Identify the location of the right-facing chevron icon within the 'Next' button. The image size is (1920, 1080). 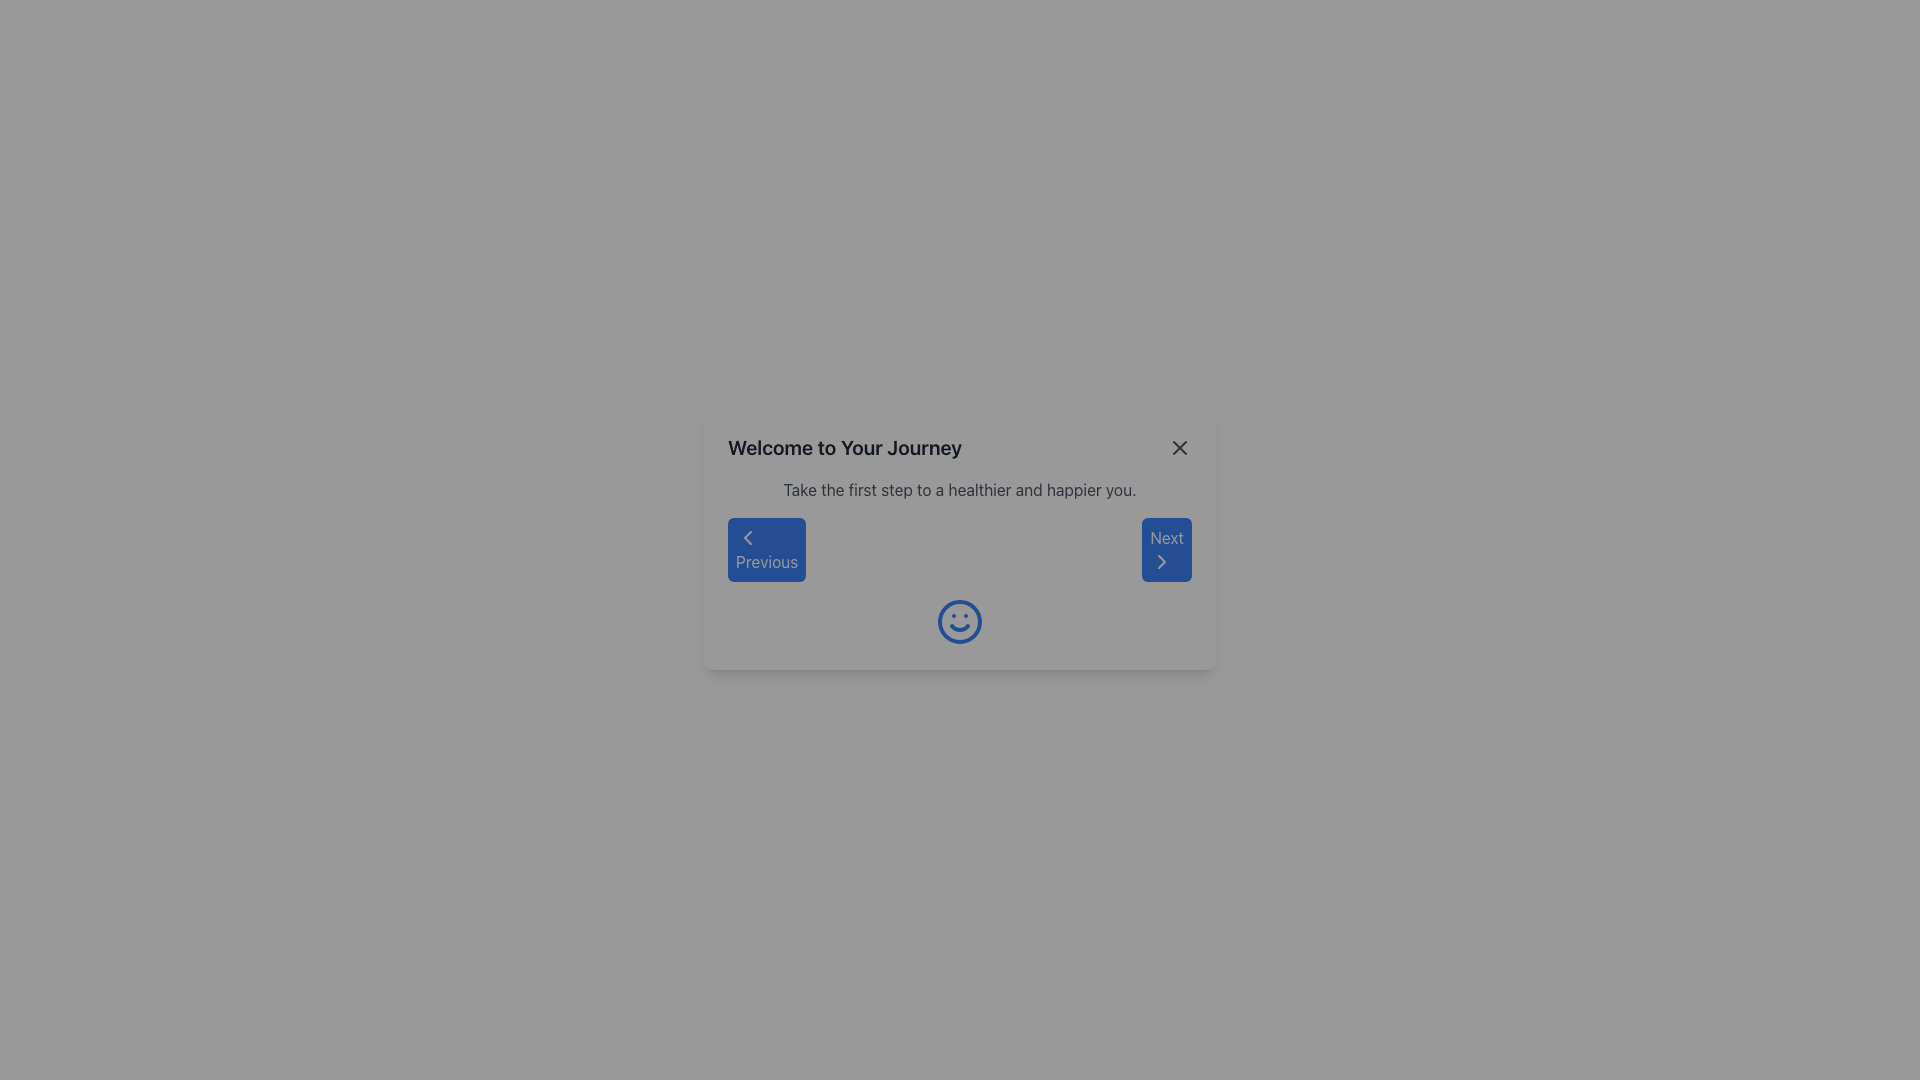
(1162, 562).